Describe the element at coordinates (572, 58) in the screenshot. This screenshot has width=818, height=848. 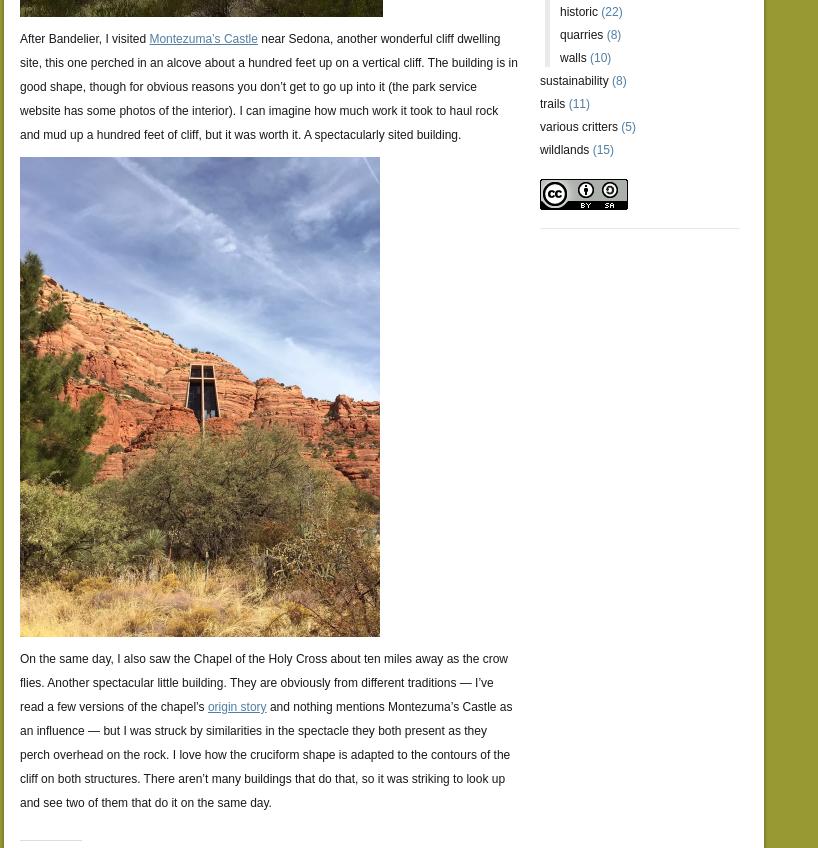
I see `'walls'` at that location.